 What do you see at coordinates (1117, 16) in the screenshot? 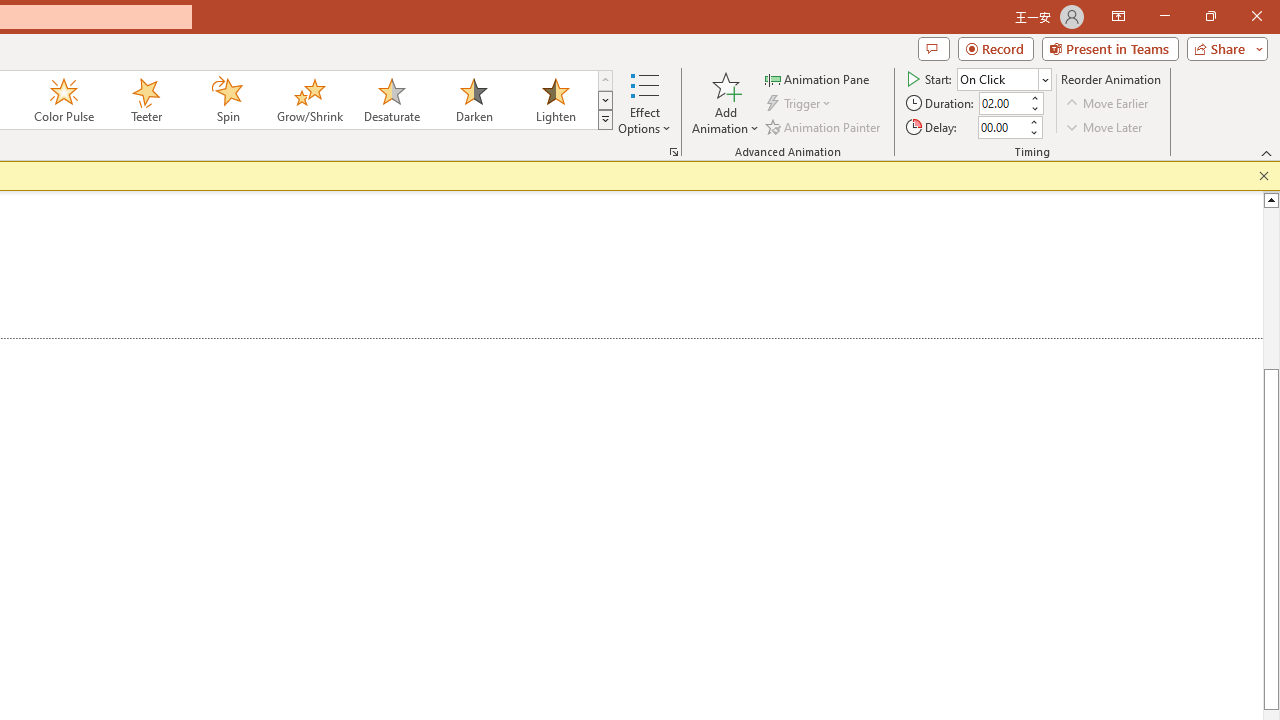
I see `'Ribbon Display Options'` at bounding box center [1117, 16].